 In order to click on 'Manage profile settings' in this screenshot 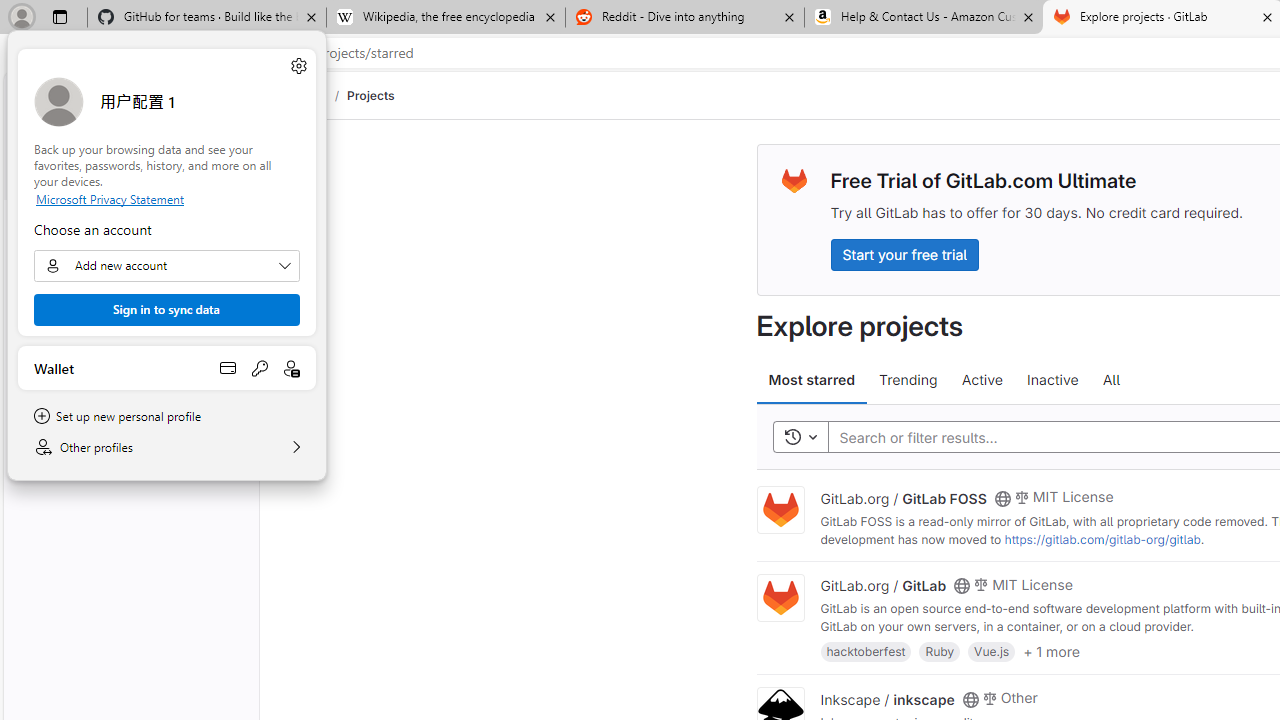, I will do `click(297, 64)`.